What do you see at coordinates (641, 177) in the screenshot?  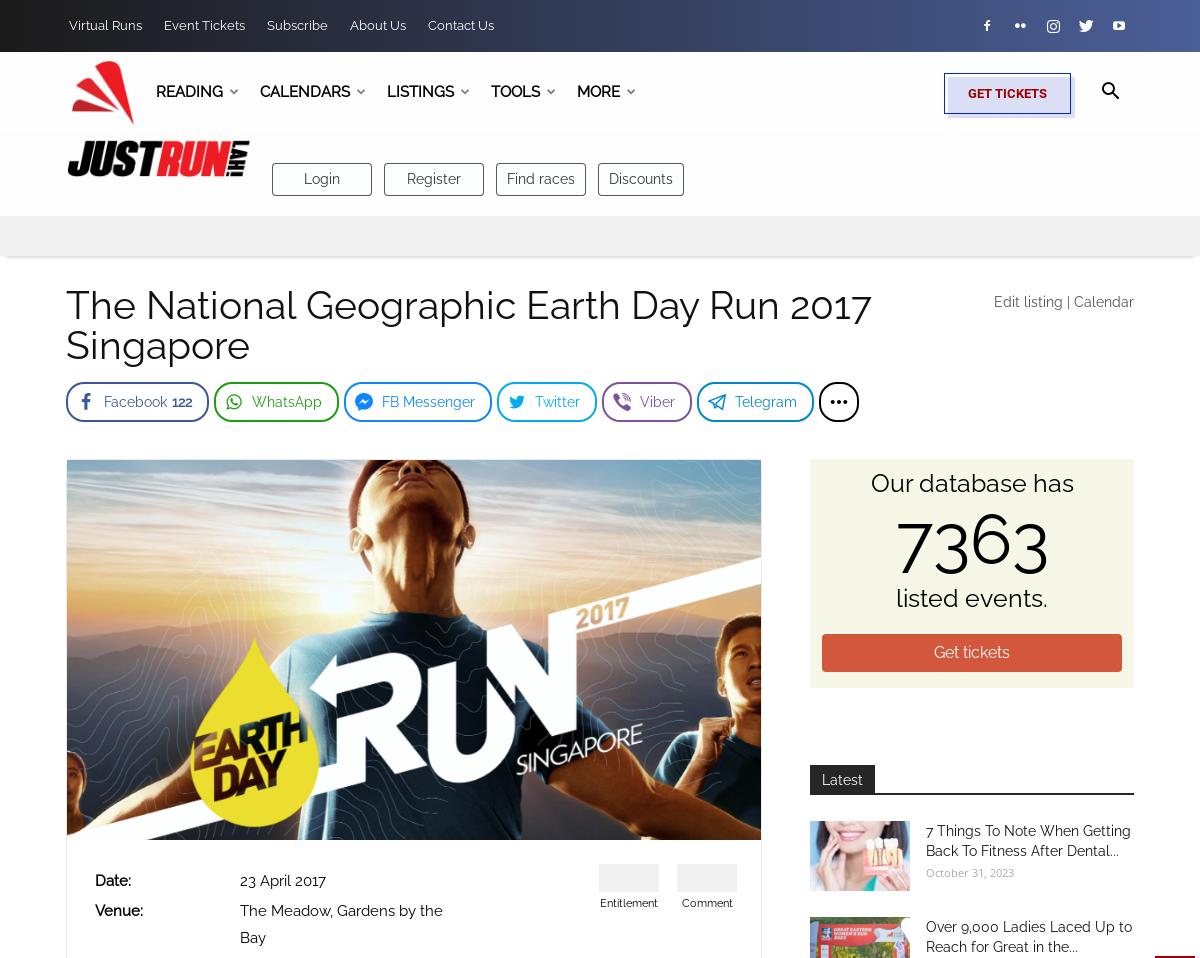 I see `'Discounts'` at bounding box center [641, 177].